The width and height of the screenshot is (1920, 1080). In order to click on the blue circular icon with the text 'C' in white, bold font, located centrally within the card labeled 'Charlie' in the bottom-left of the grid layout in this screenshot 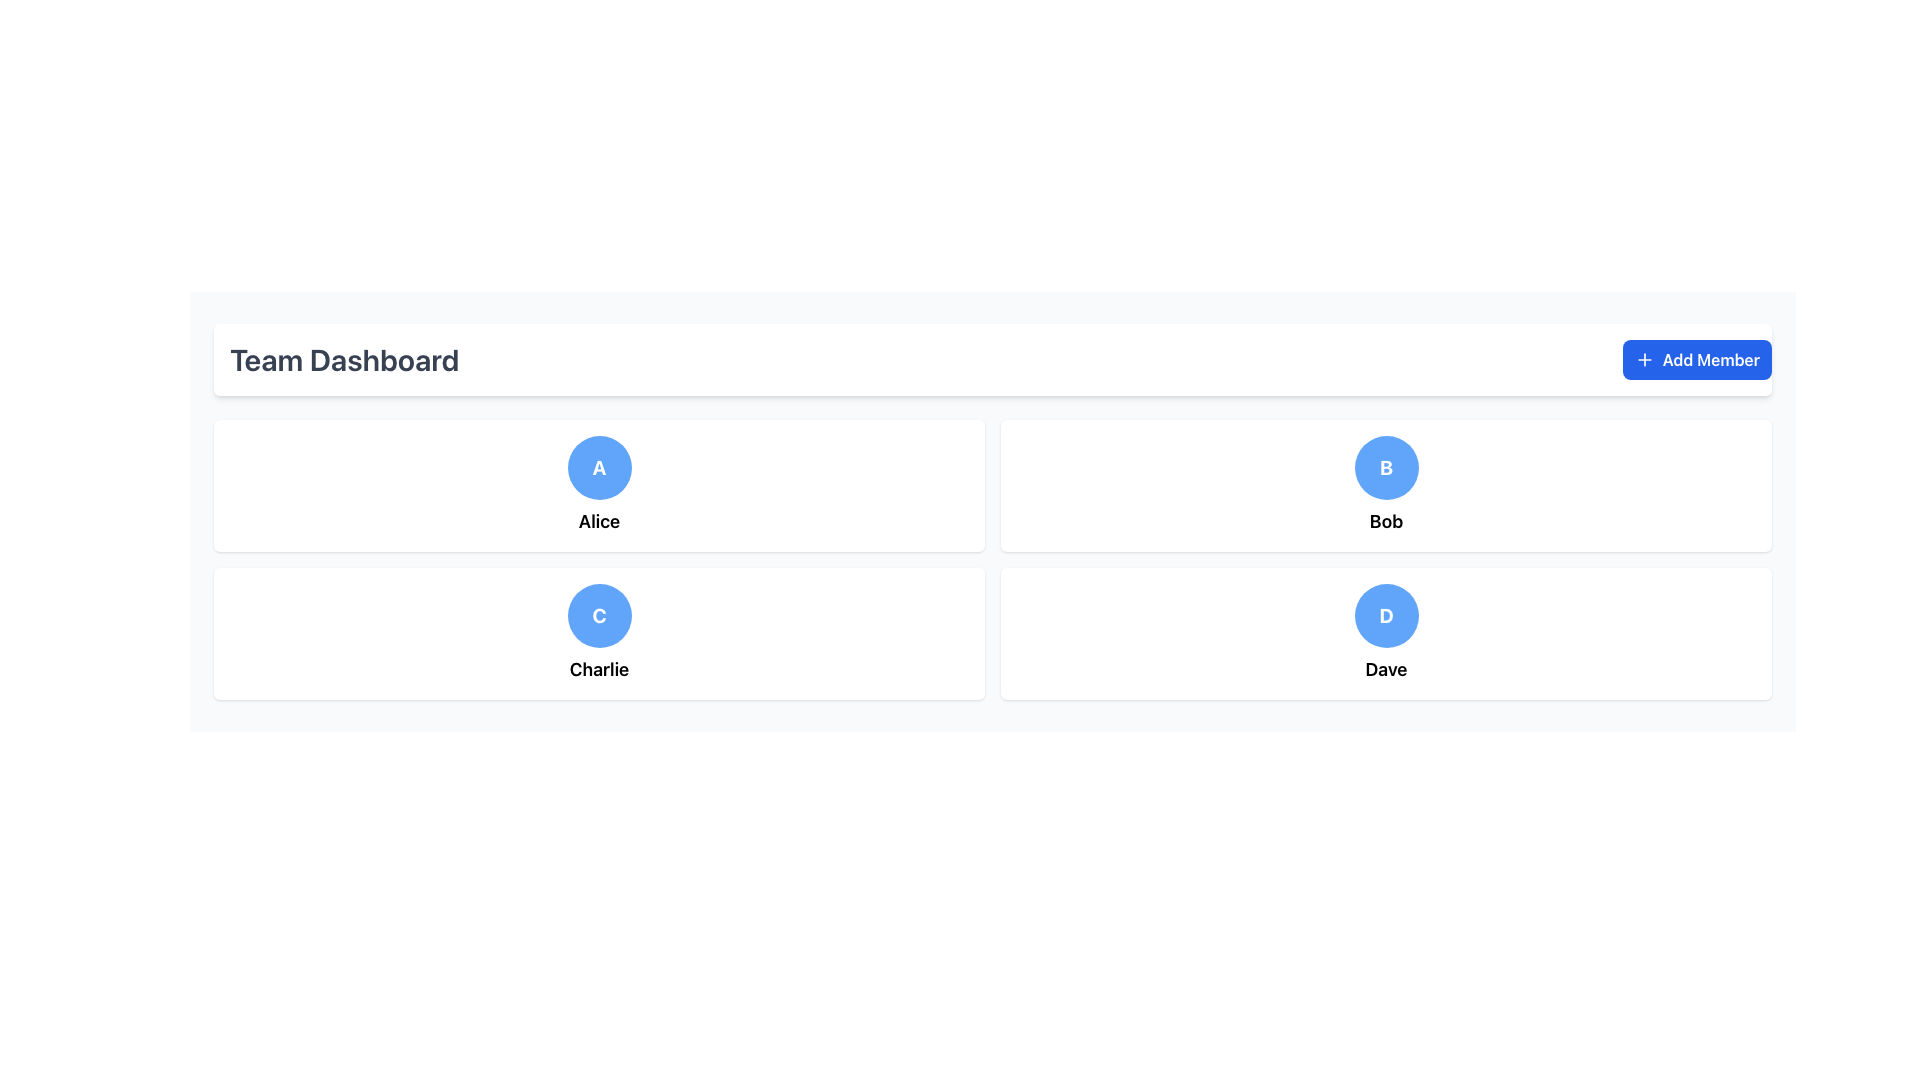, I will do `click(598, 615)`.